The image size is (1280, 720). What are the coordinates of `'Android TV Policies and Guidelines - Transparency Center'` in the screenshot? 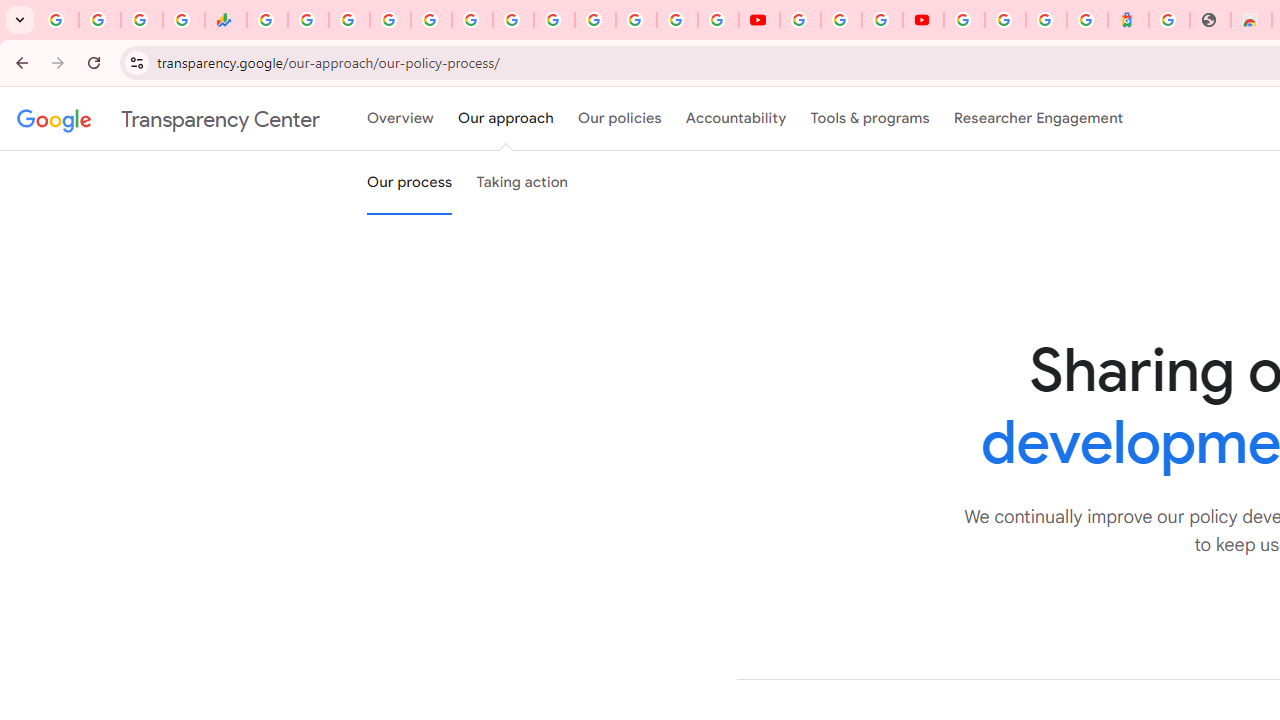 It's located at (513, 20).